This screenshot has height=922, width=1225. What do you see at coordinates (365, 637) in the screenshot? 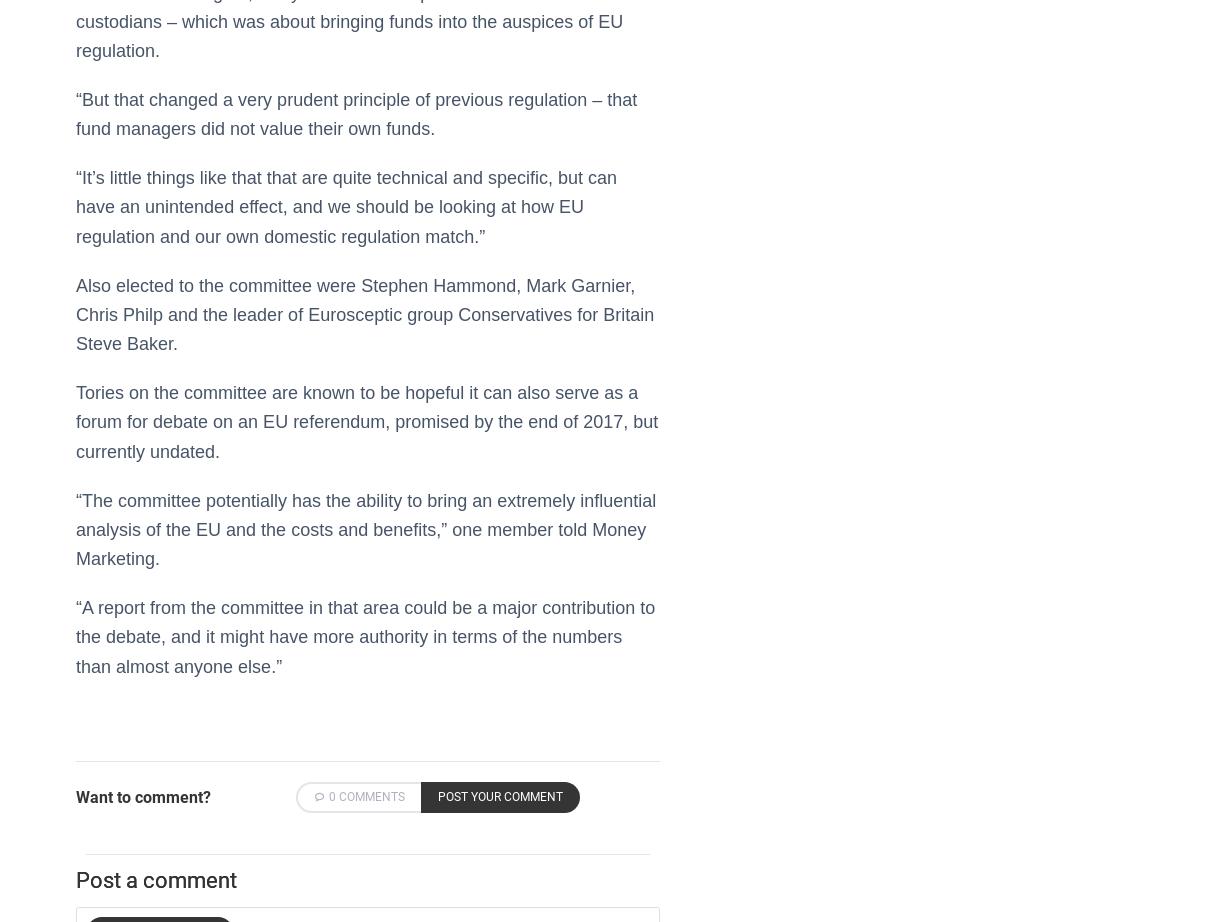
I see `'“A report from the committee in that area could be a major contribution to the debate, and it might have more authority in terms of the numbers than almost anyone else.”'` at bounding box center [365, 637].